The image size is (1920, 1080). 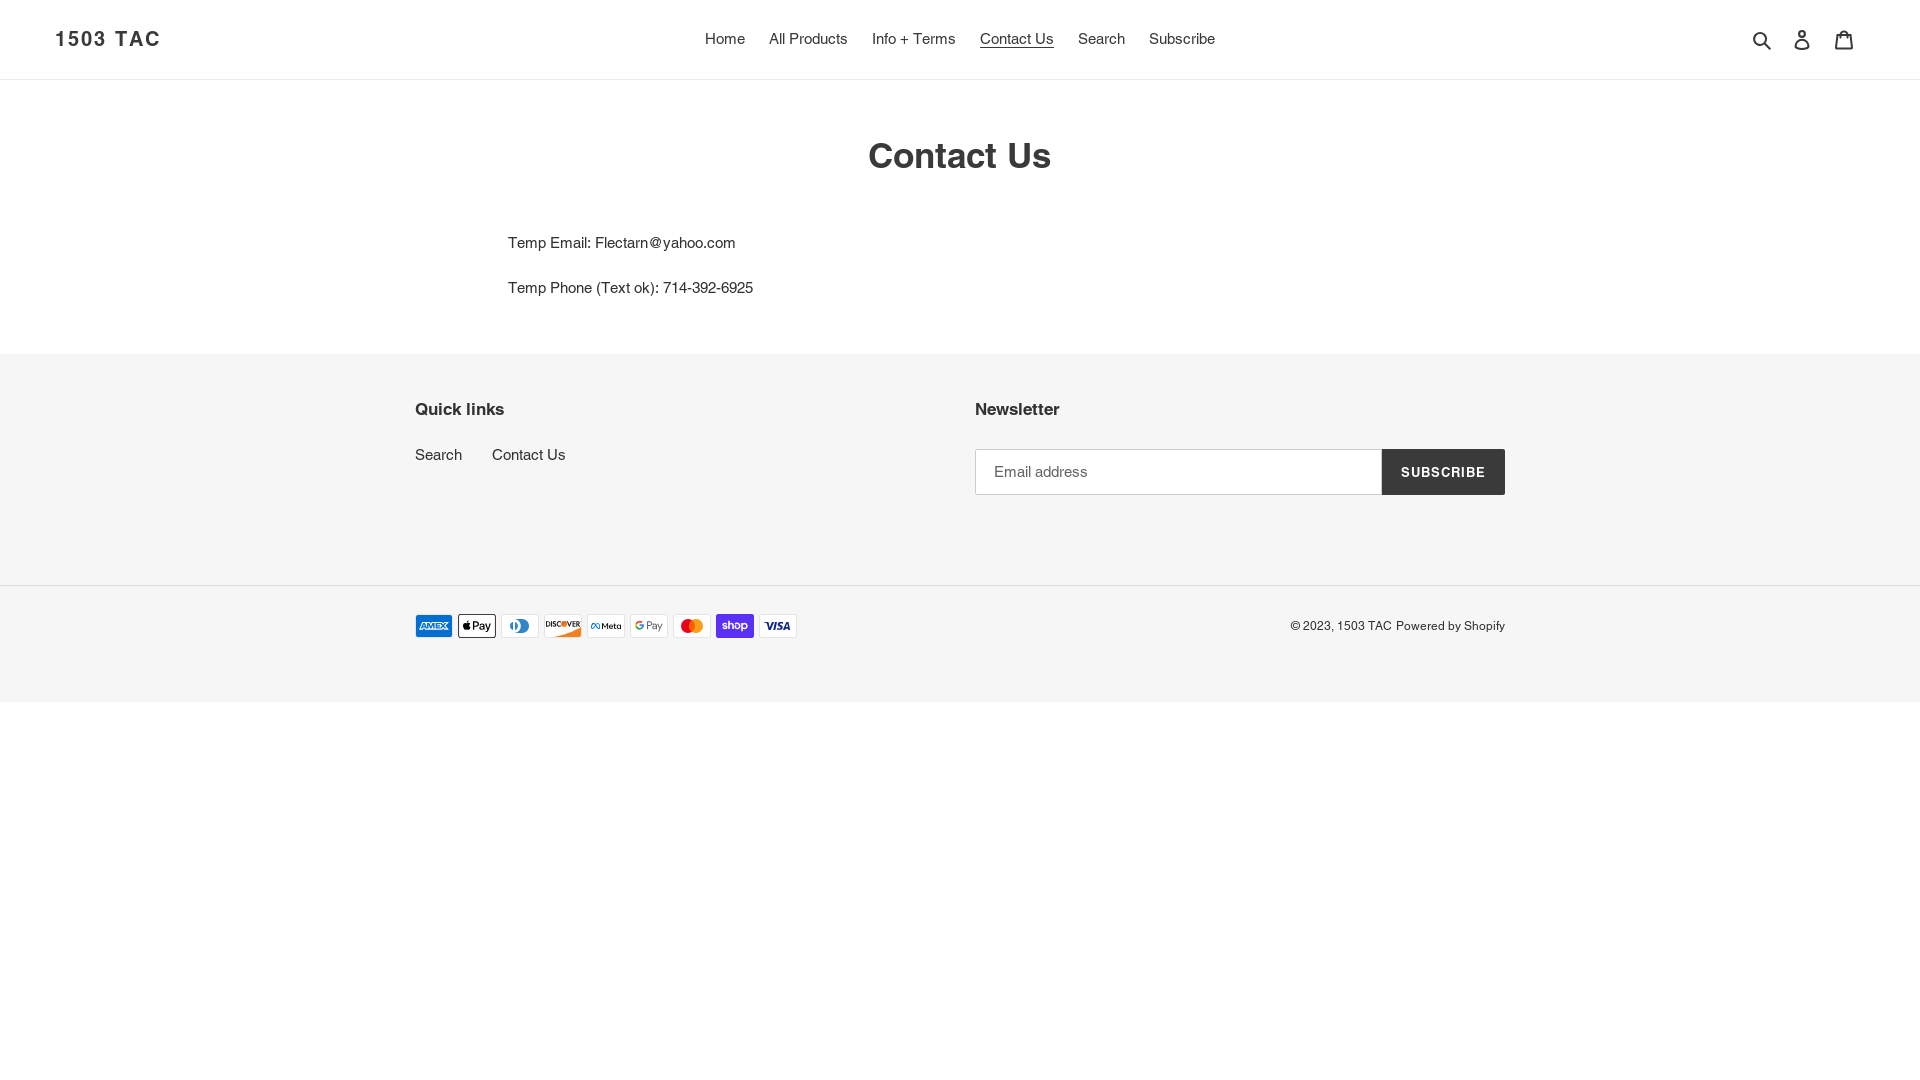 What do you see at coordinates (1138, 39) in the screenshot?
I see `'Subscribe'` at bounding box center [1138, 39].